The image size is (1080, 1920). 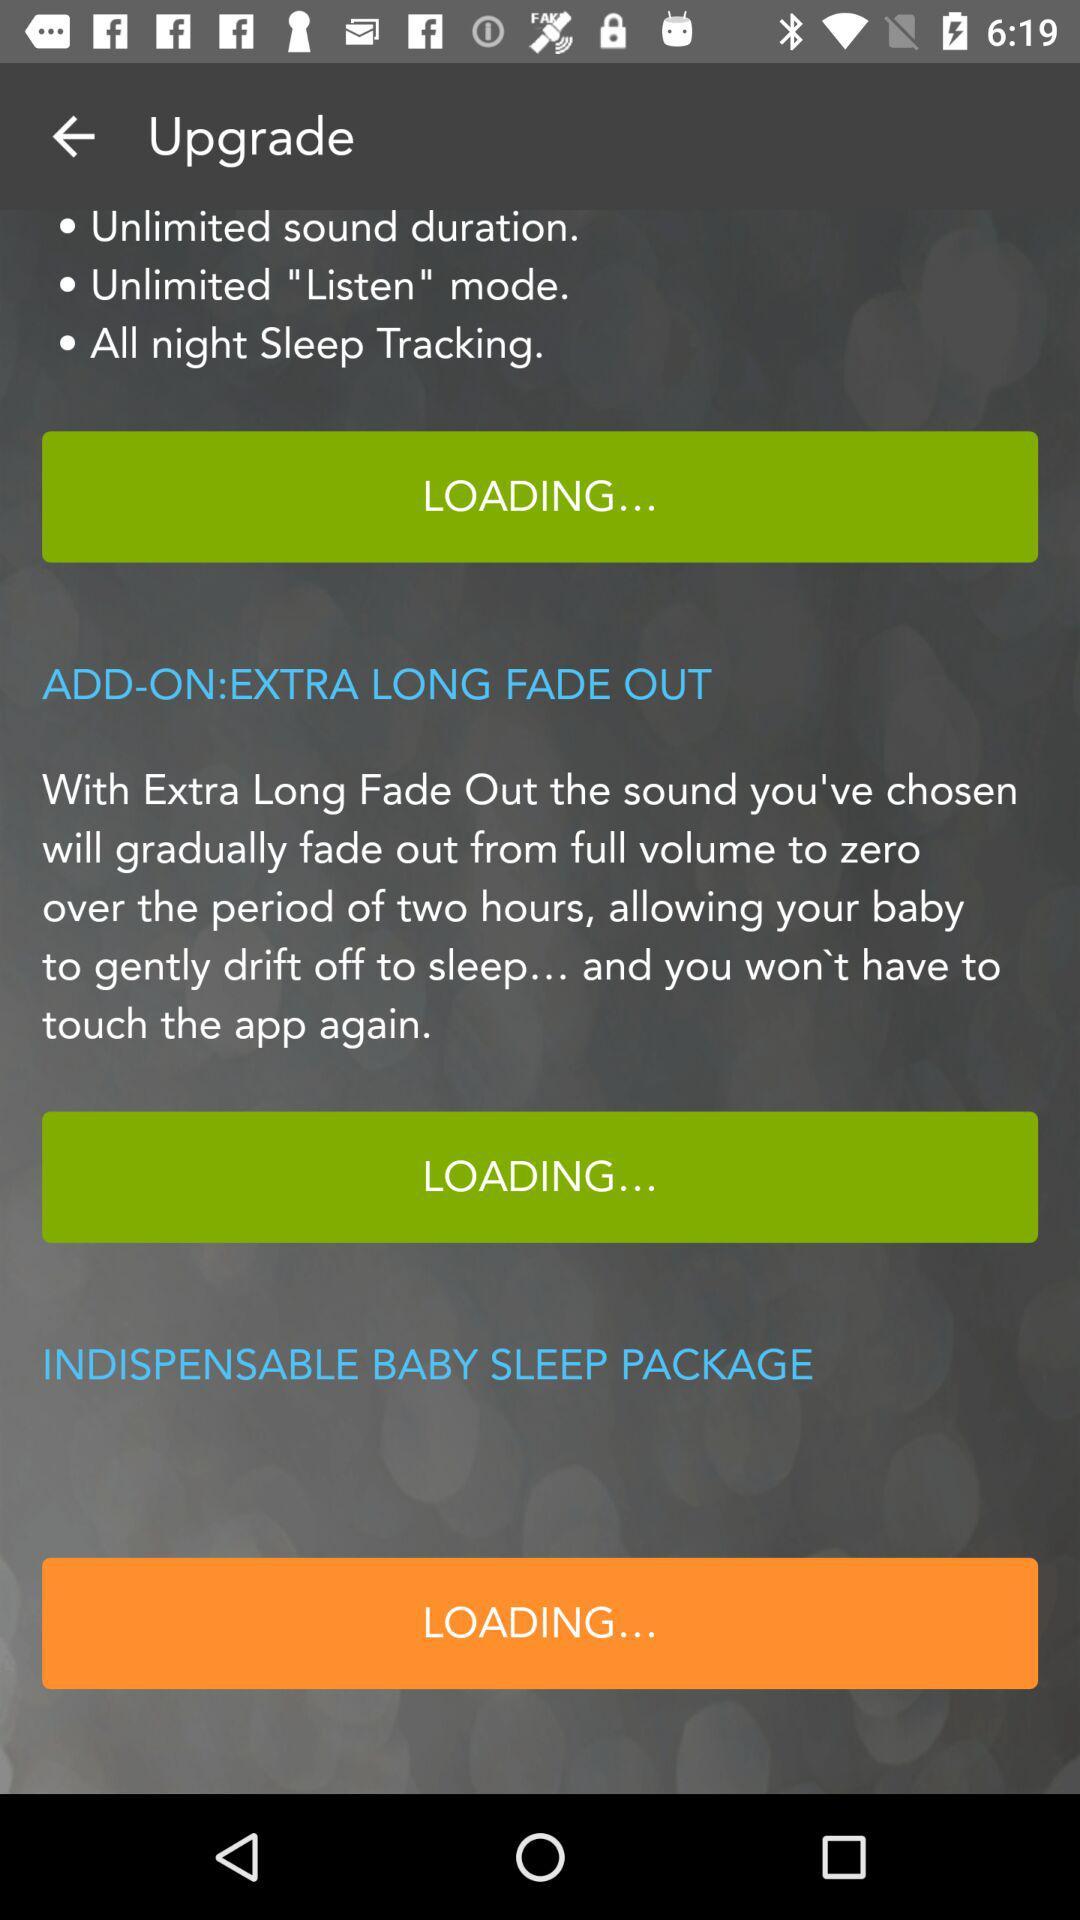 I want to click on go back, so click(x=72, y=135).